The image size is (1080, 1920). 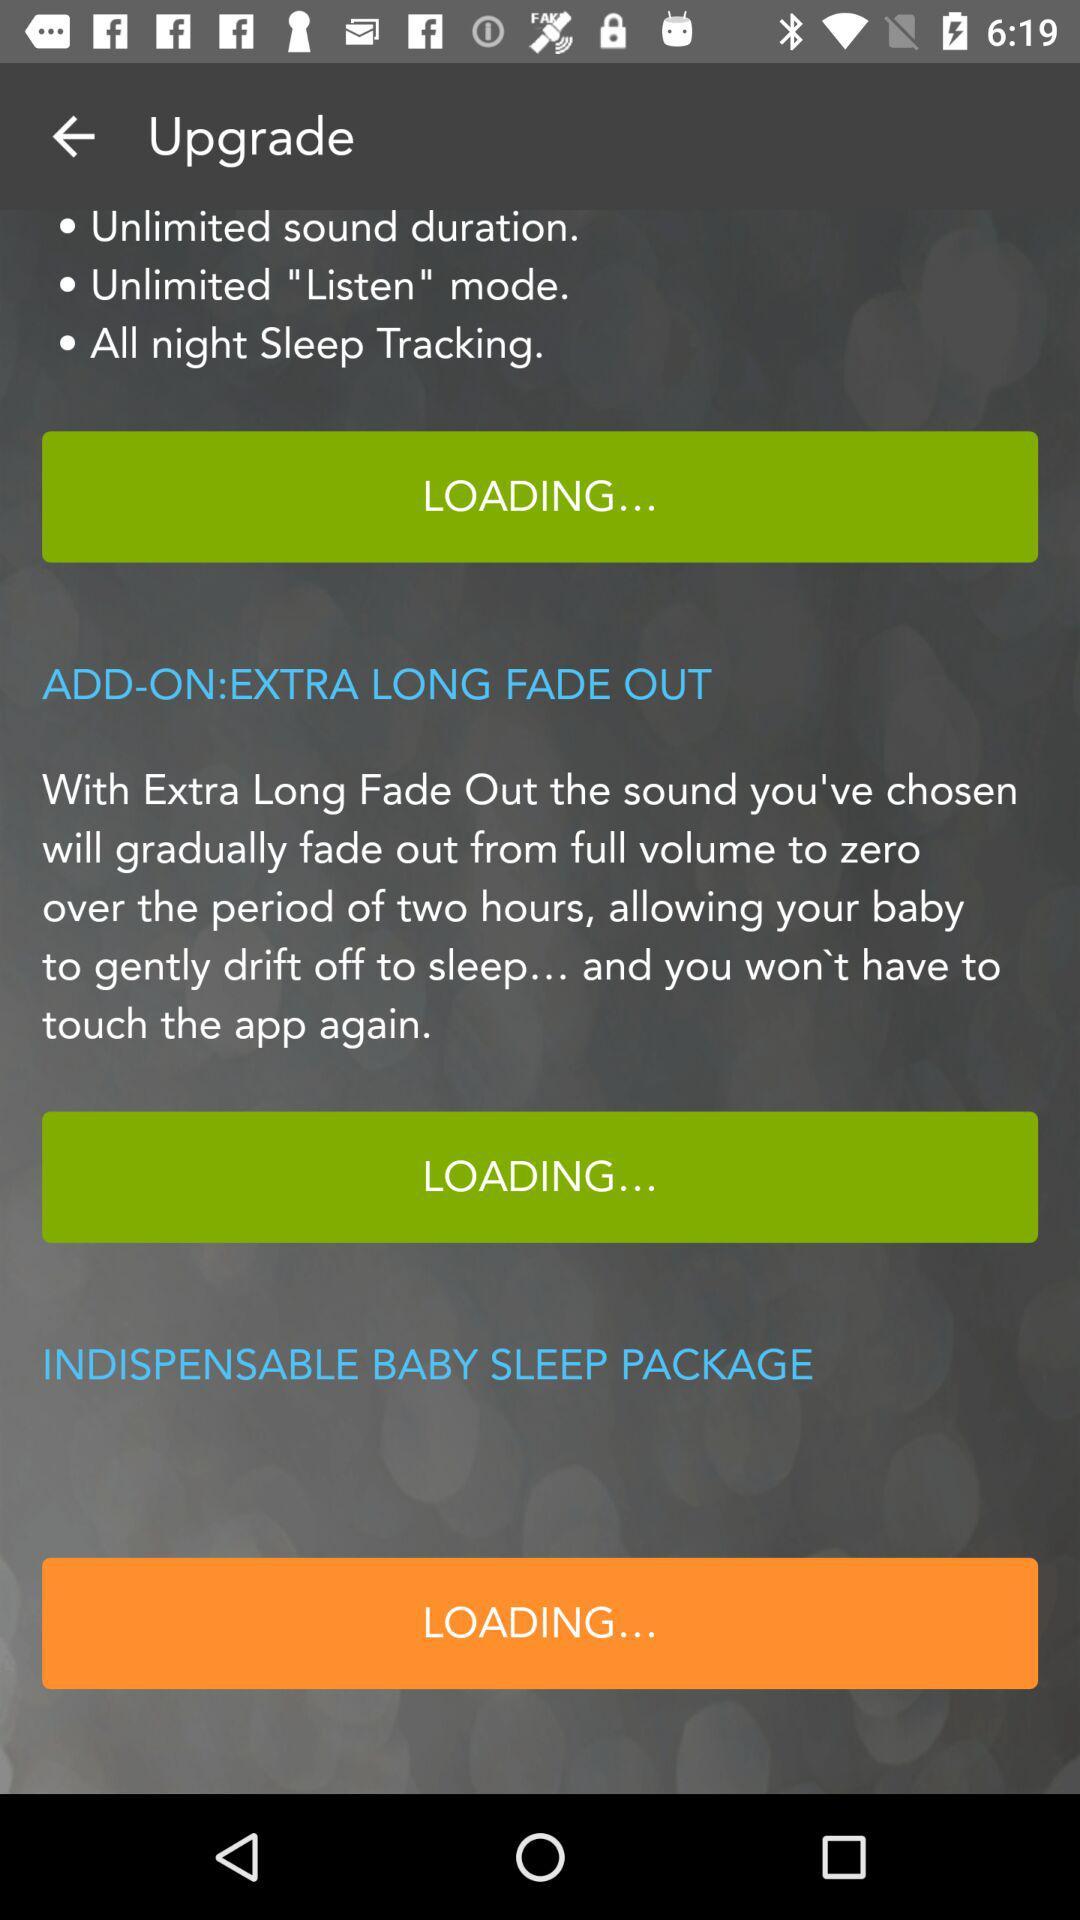 I want to click on go back, so click(x=72, y=135).